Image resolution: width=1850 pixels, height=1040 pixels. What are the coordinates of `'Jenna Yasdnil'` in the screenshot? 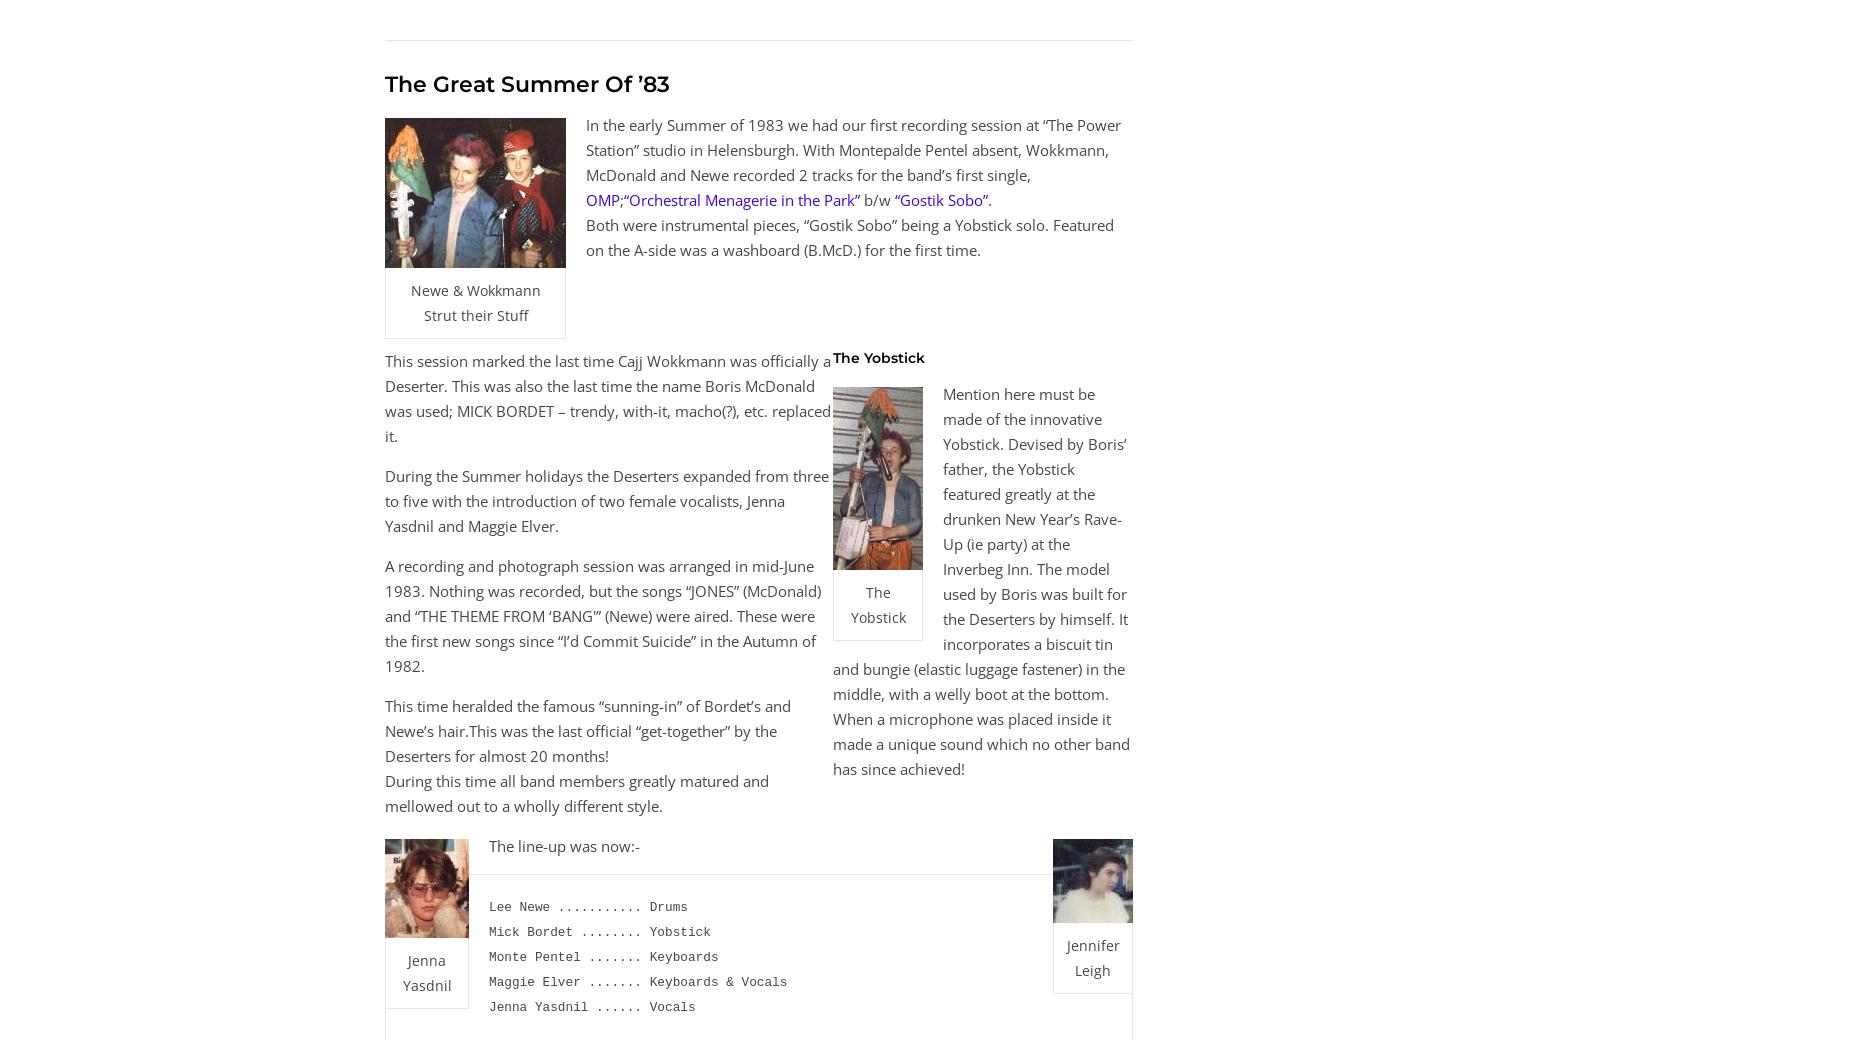 It's located at (425, 971).